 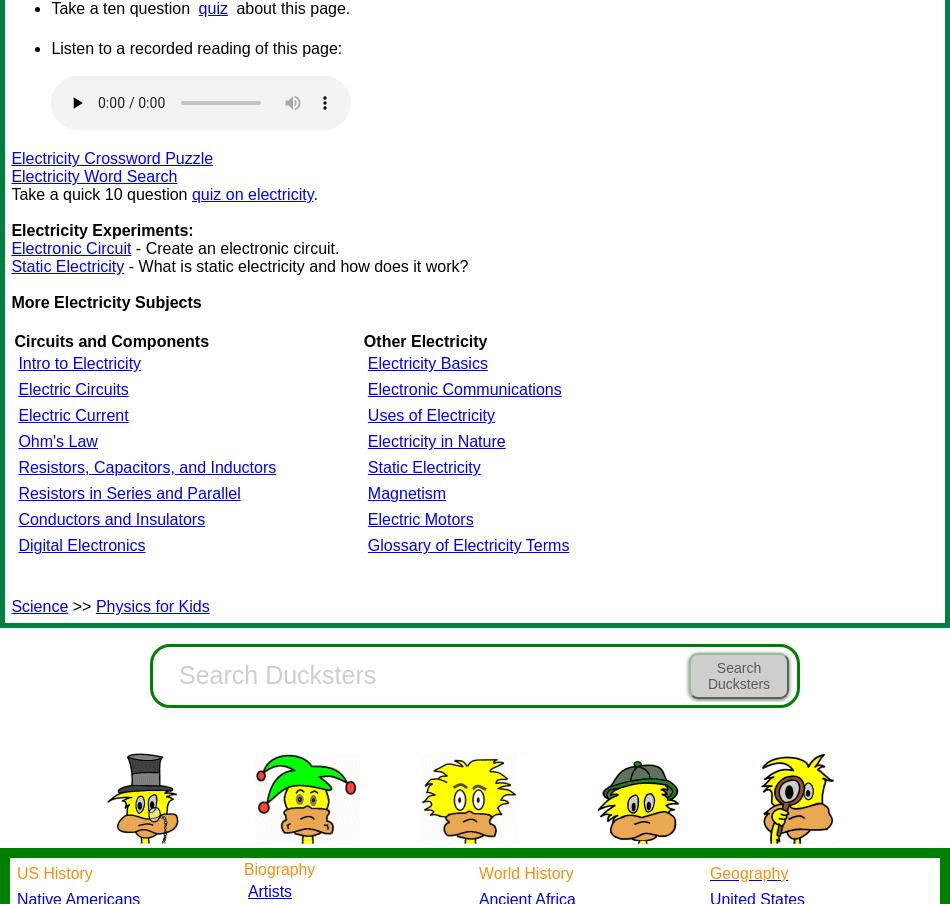 I want to click on 'Search Ducksters', so click(x=737, y=675).